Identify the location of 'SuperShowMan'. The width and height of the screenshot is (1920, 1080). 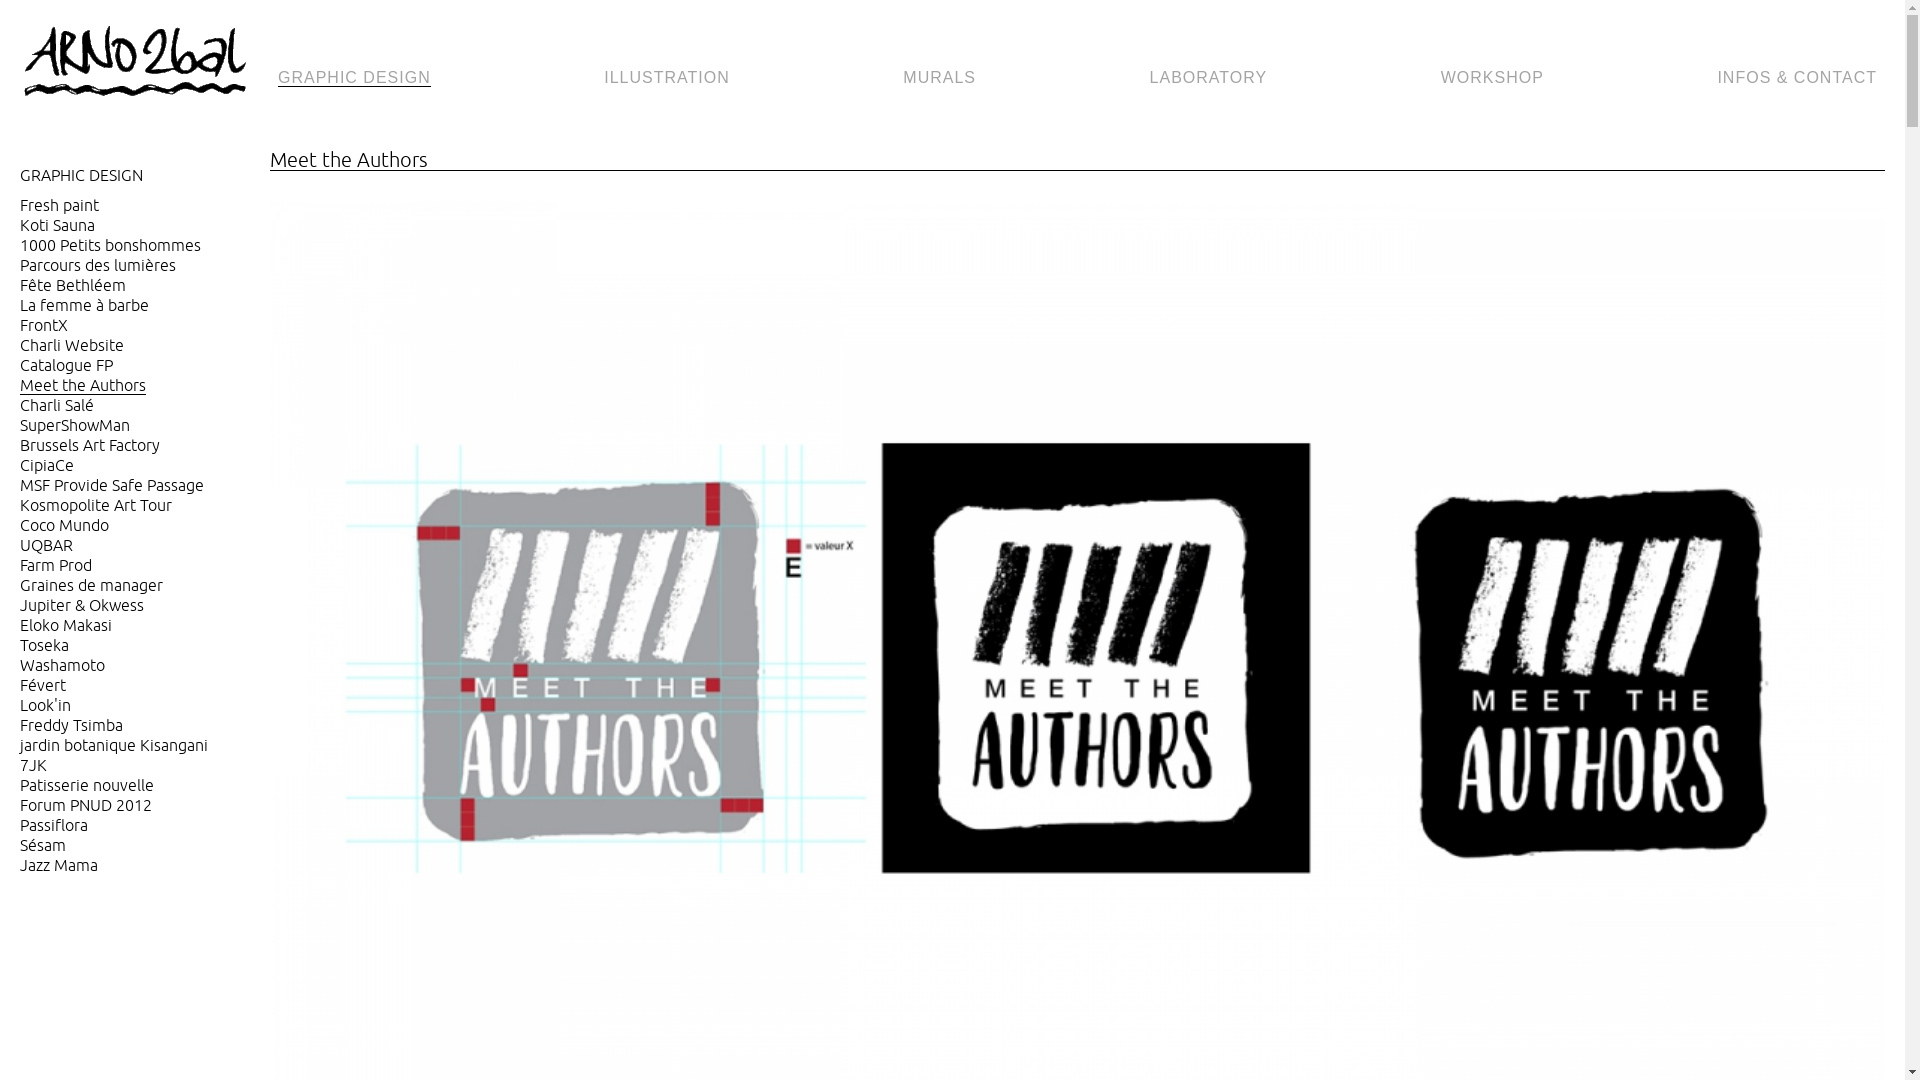
(75, 424).